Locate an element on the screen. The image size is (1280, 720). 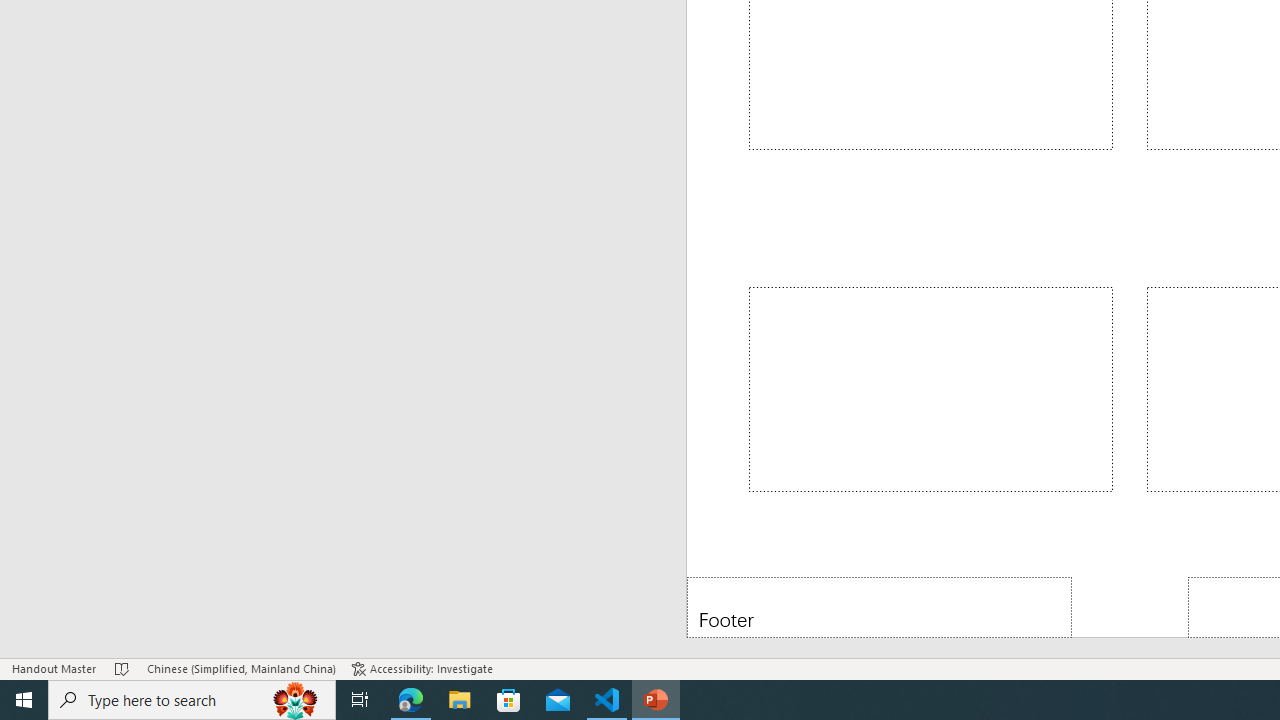
'Accessibility Checker Accessibility: Investigate' is located at coordinates (421, 669).